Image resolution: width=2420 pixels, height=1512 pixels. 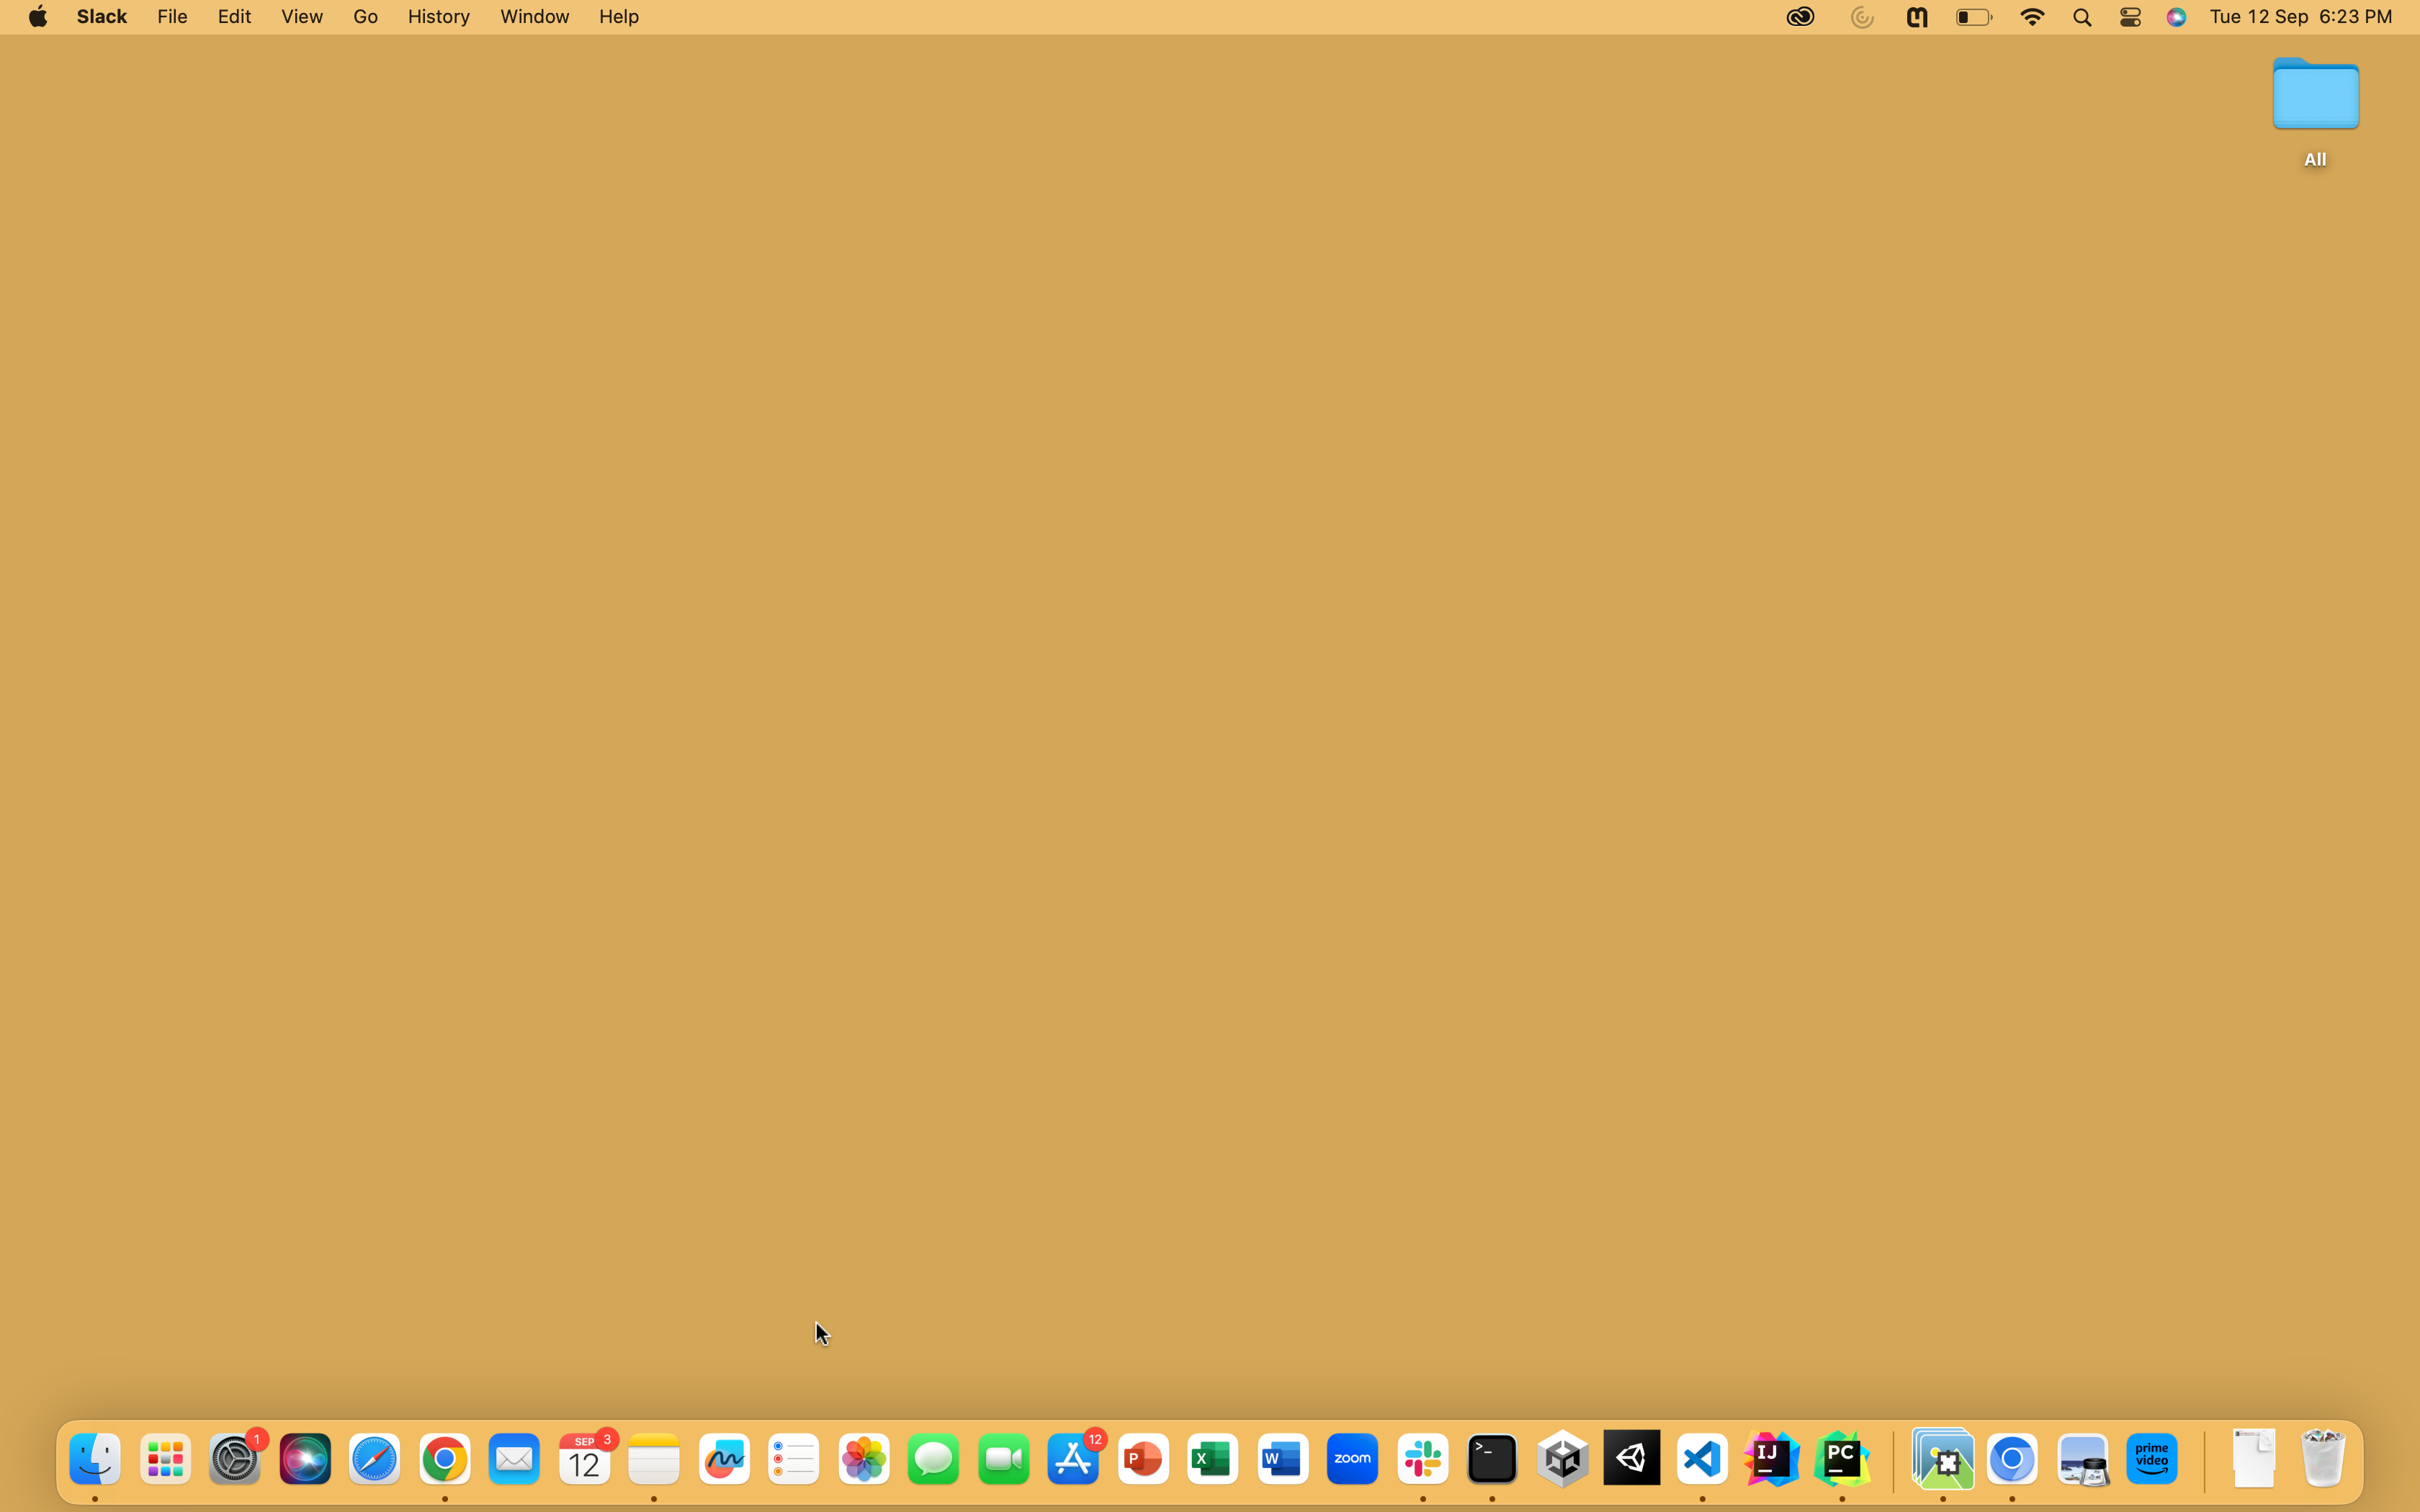 What do you see at coordinates (586, 1459) in the screenshot?
I see `and open the Calendar Application by clicking its icon at the screen"s bottom` at bounding box center [586, 1459].